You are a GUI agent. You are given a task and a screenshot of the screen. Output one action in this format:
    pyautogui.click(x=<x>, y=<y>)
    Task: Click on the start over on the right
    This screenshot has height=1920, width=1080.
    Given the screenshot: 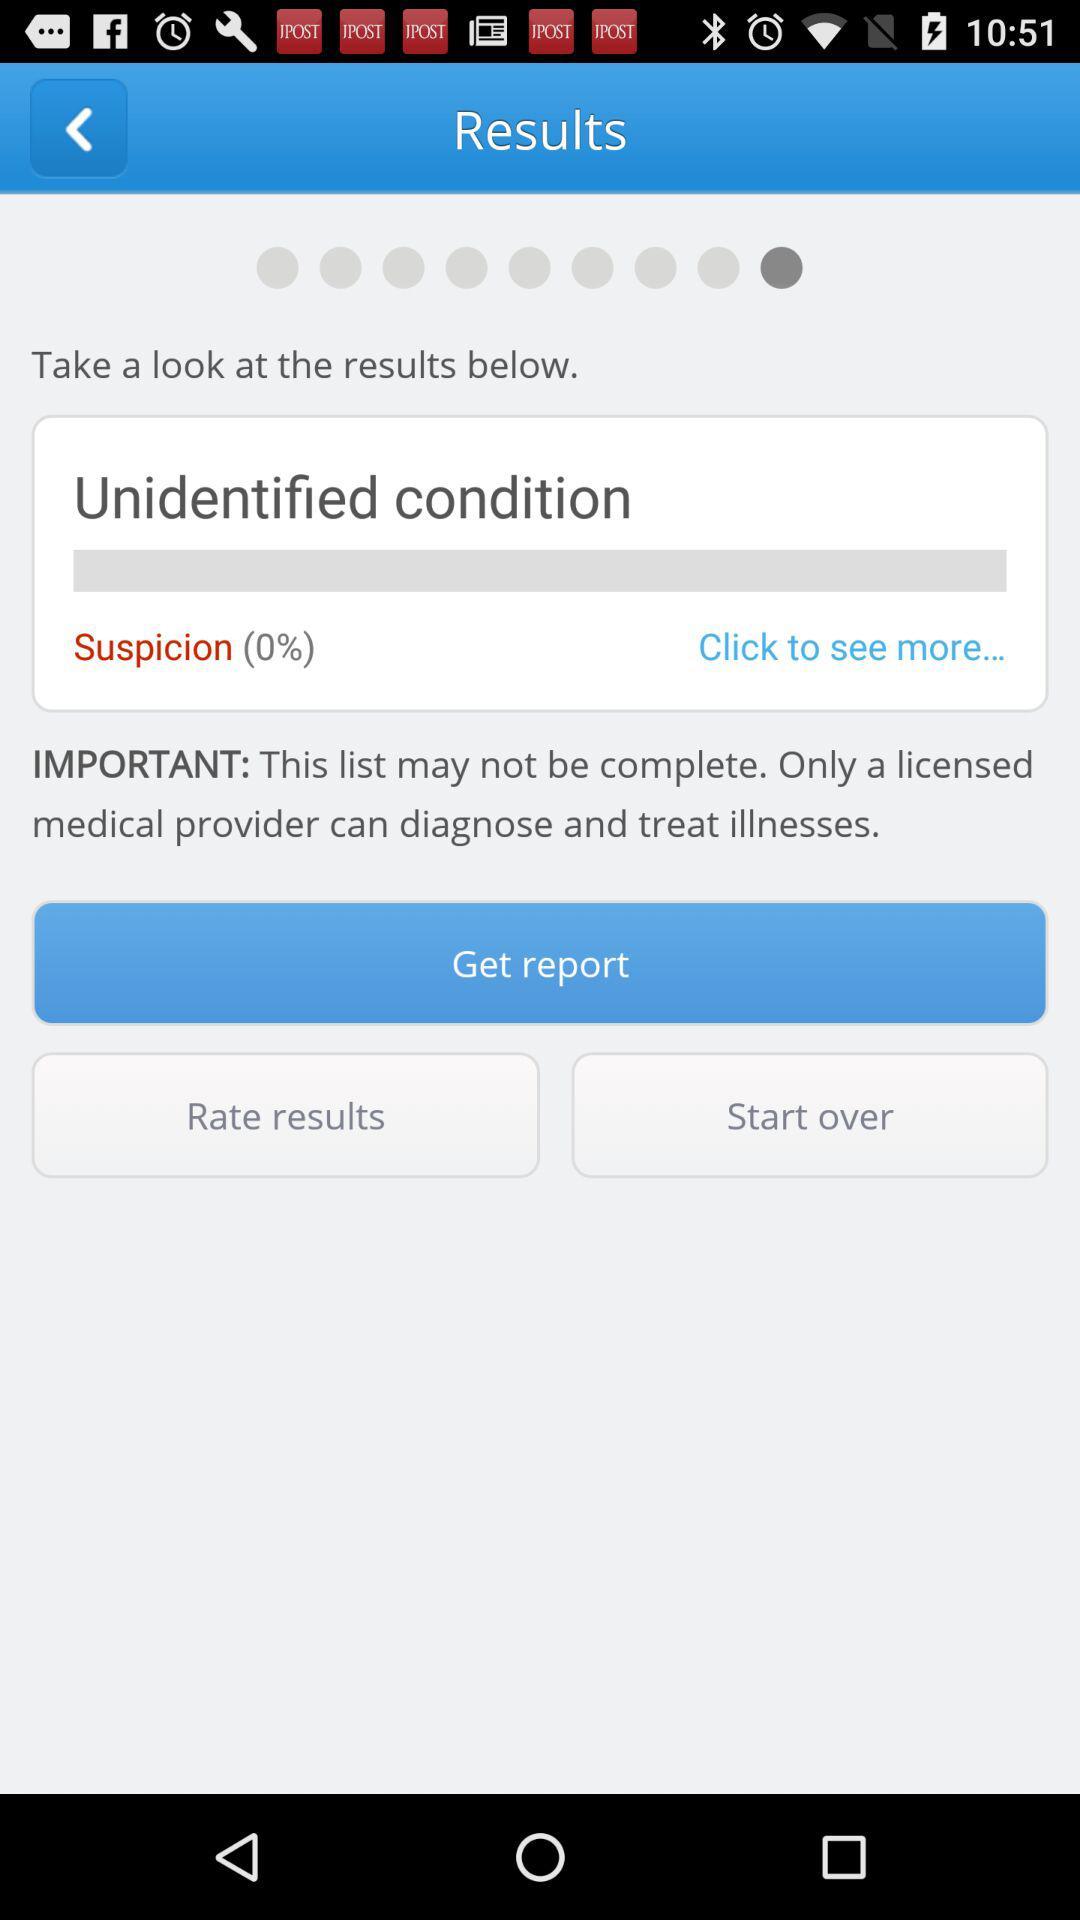 What is the action you would take?
    pyautogui.click(x=810, y=1114)
    